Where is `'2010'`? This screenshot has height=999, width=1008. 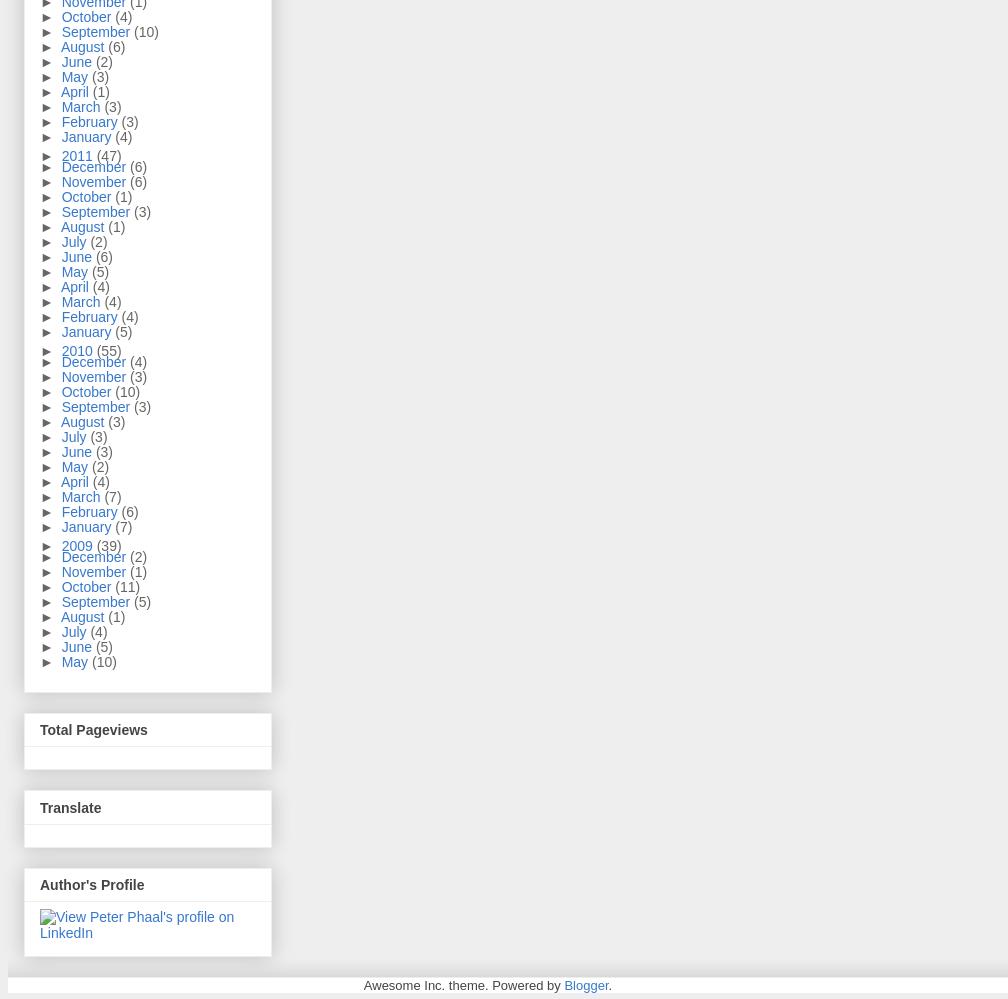
'2010' is located at coordinates (60, 350).